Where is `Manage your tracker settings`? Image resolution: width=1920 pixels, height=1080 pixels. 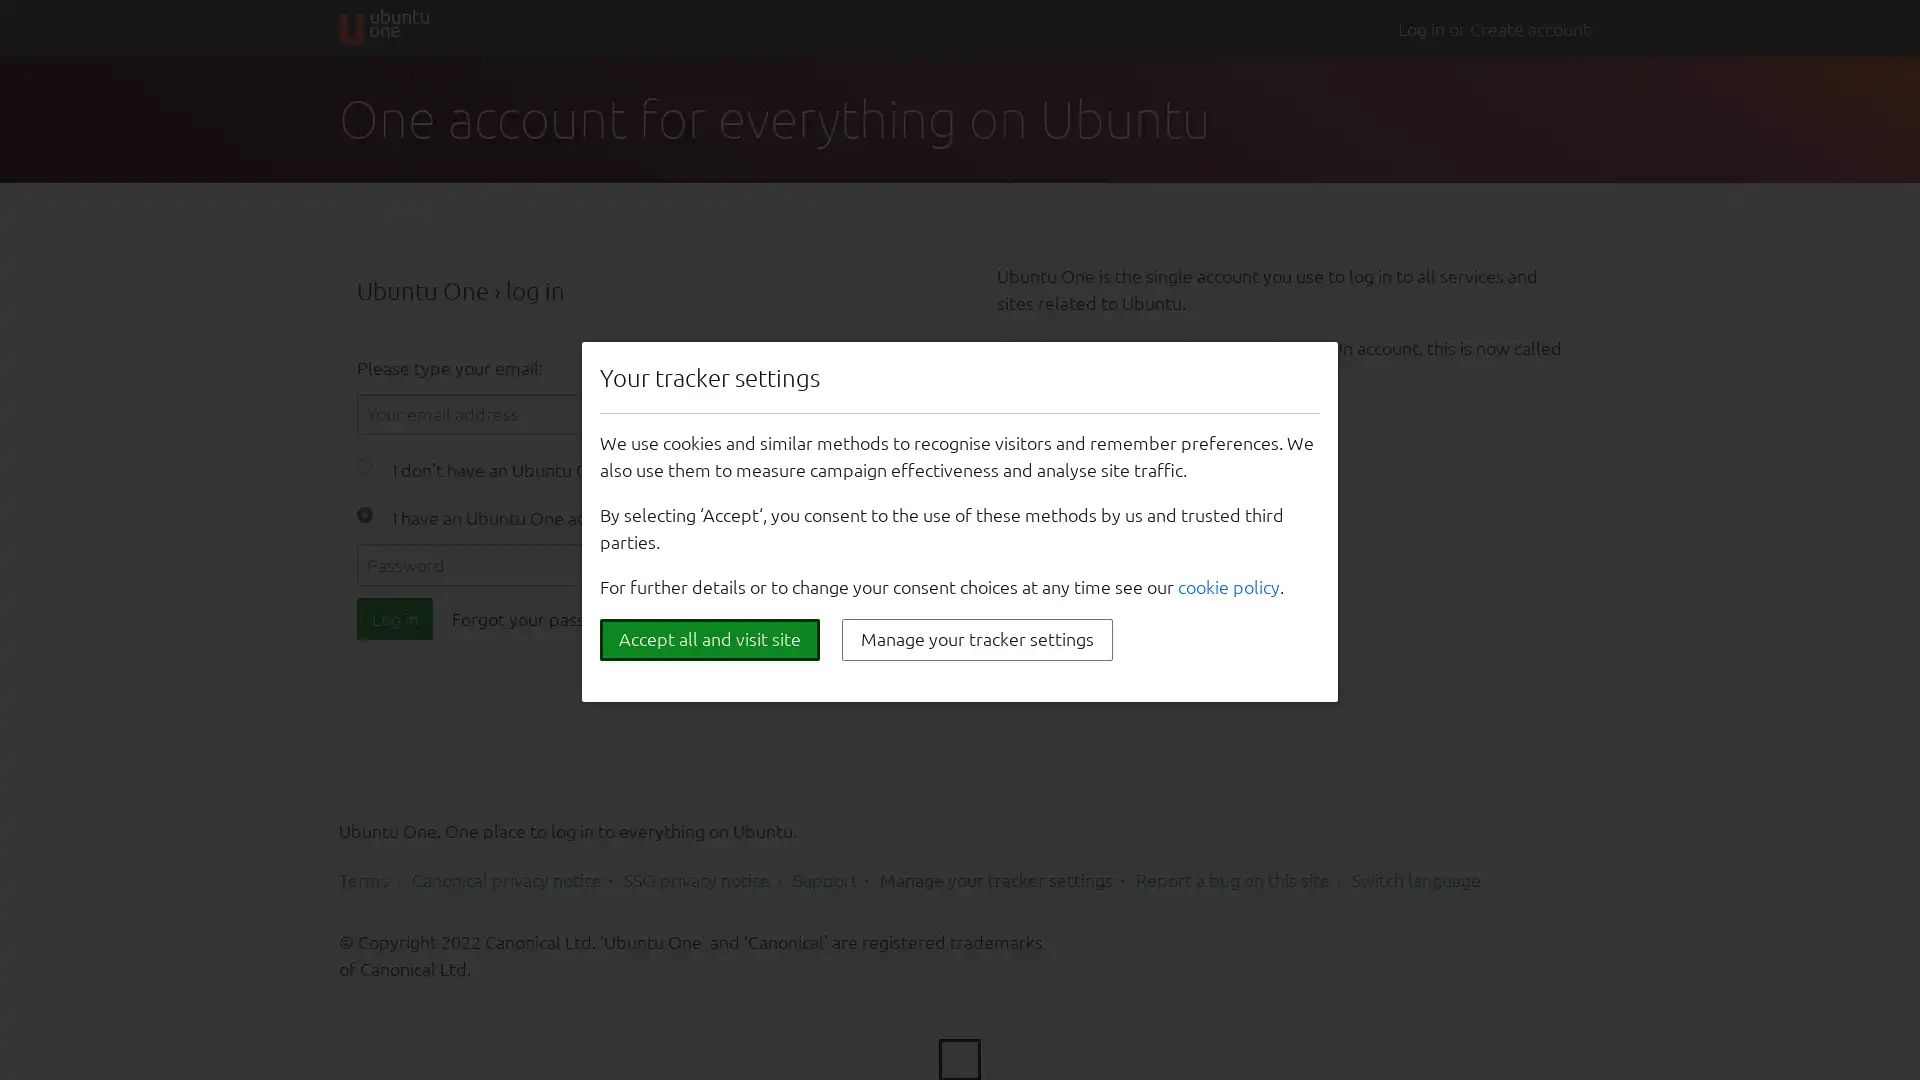 Manage your tracker settings is located at coordinates (977, 639).